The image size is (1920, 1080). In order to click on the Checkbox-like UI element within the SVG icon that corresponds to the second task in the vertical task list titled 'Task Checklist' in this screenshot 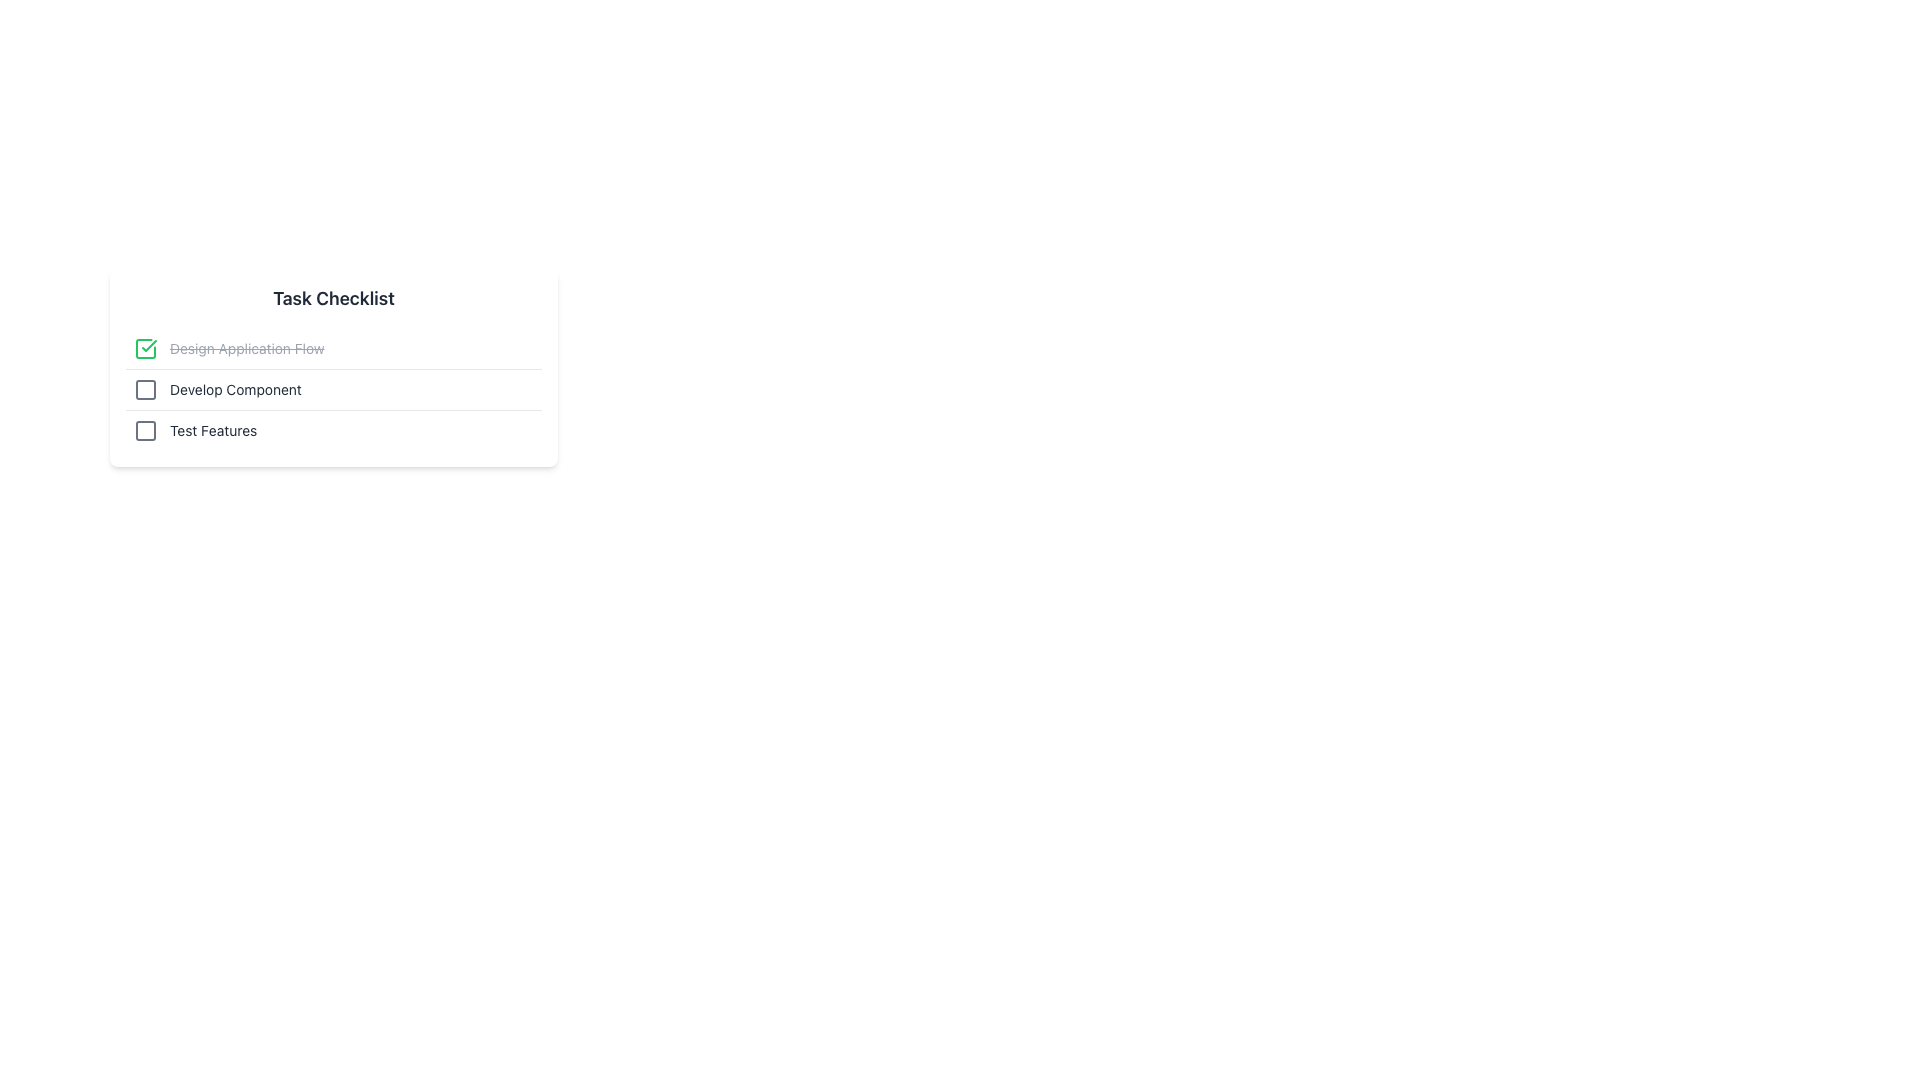, I will do `click(144, 389)`.